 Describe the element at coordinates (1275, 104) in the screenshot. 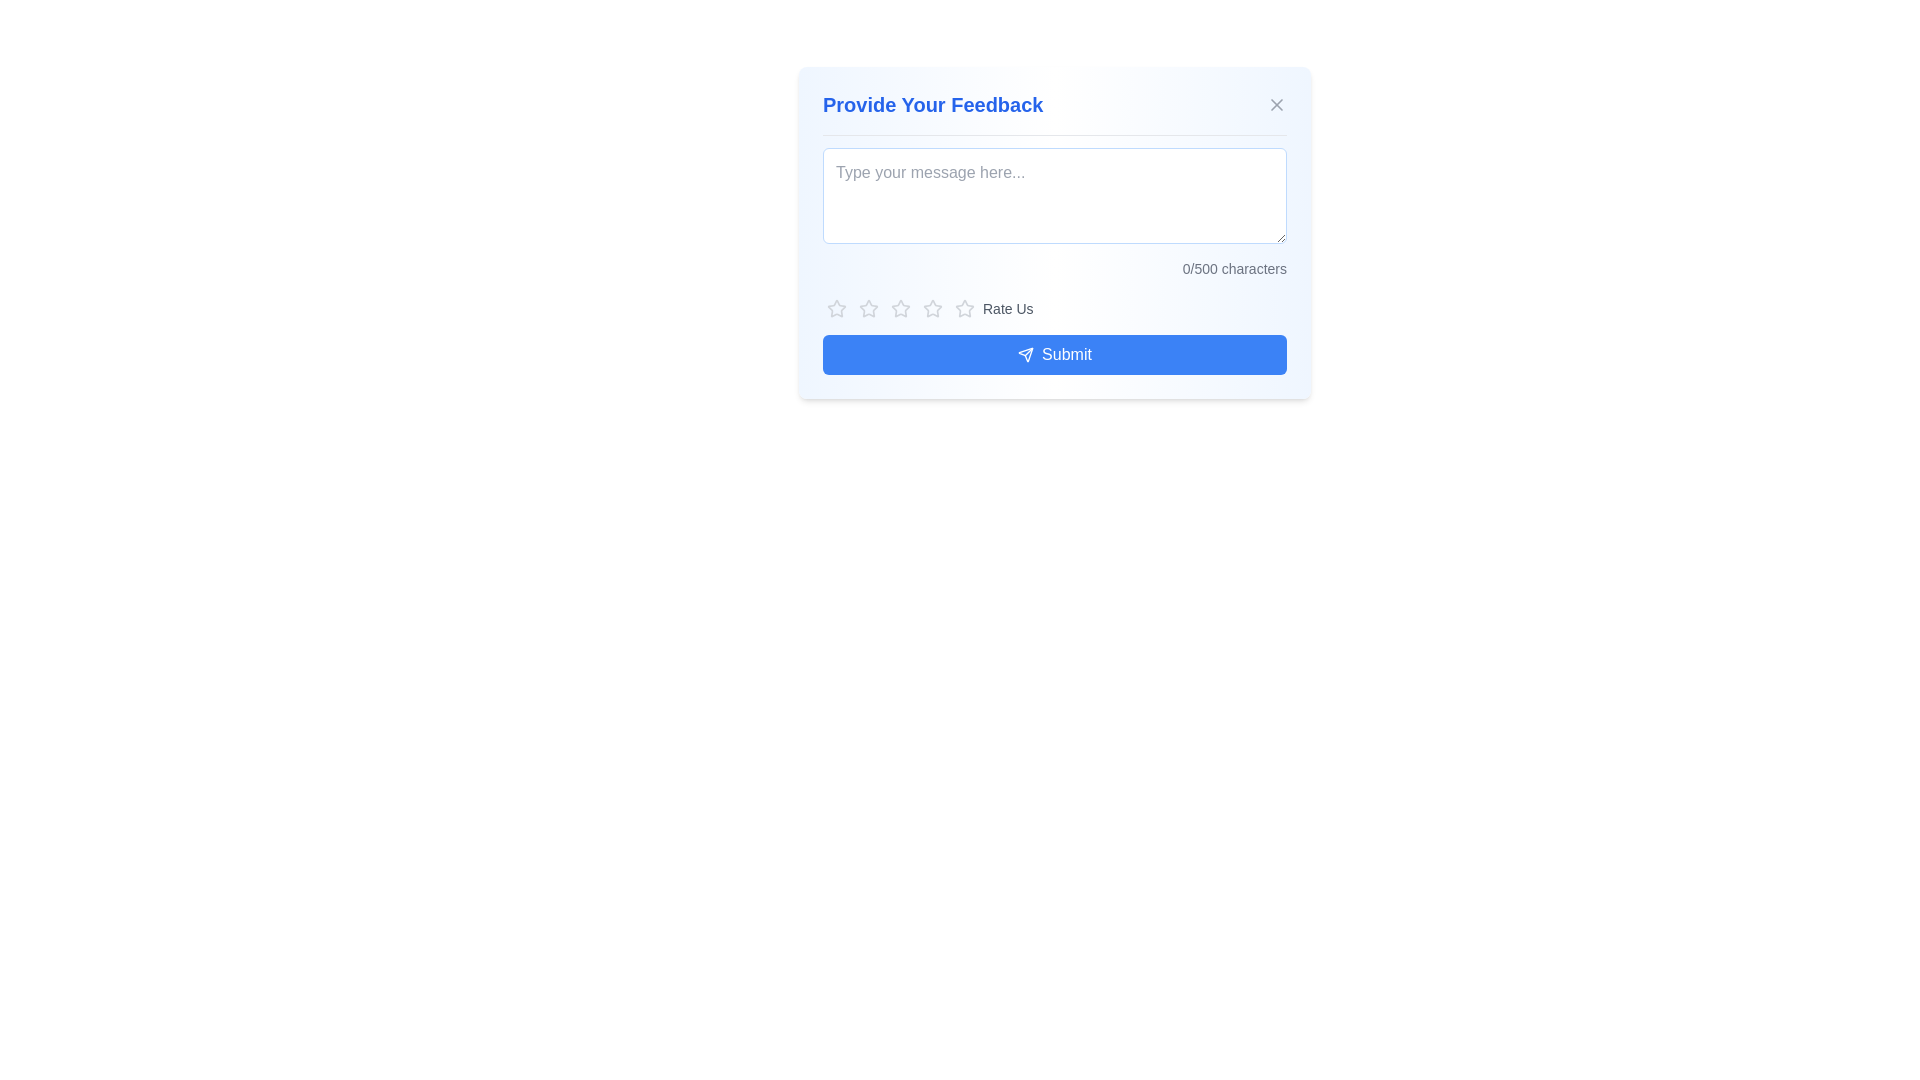

I see `the diagonal cross icon at the top-right corner of the feedback form` at that location.